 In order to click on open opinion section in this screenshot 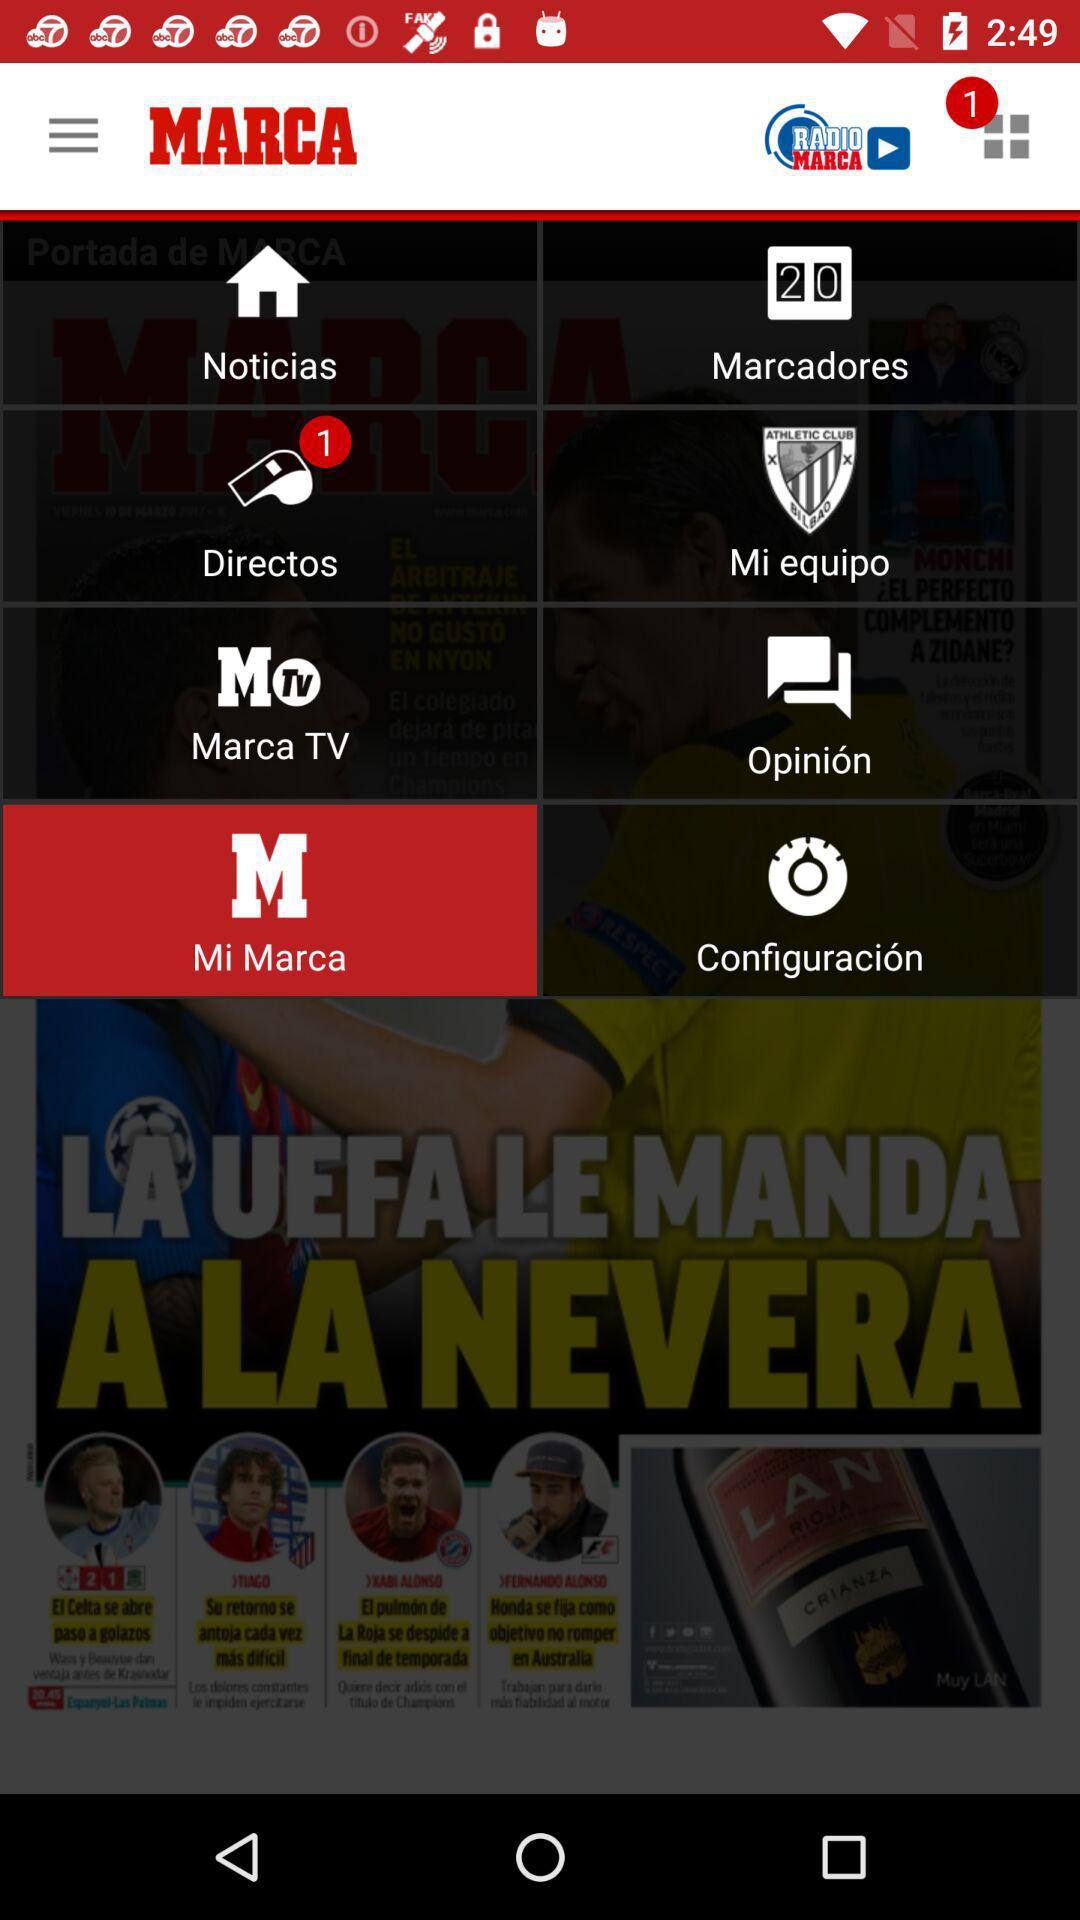, I will do `click(810, 703)`.